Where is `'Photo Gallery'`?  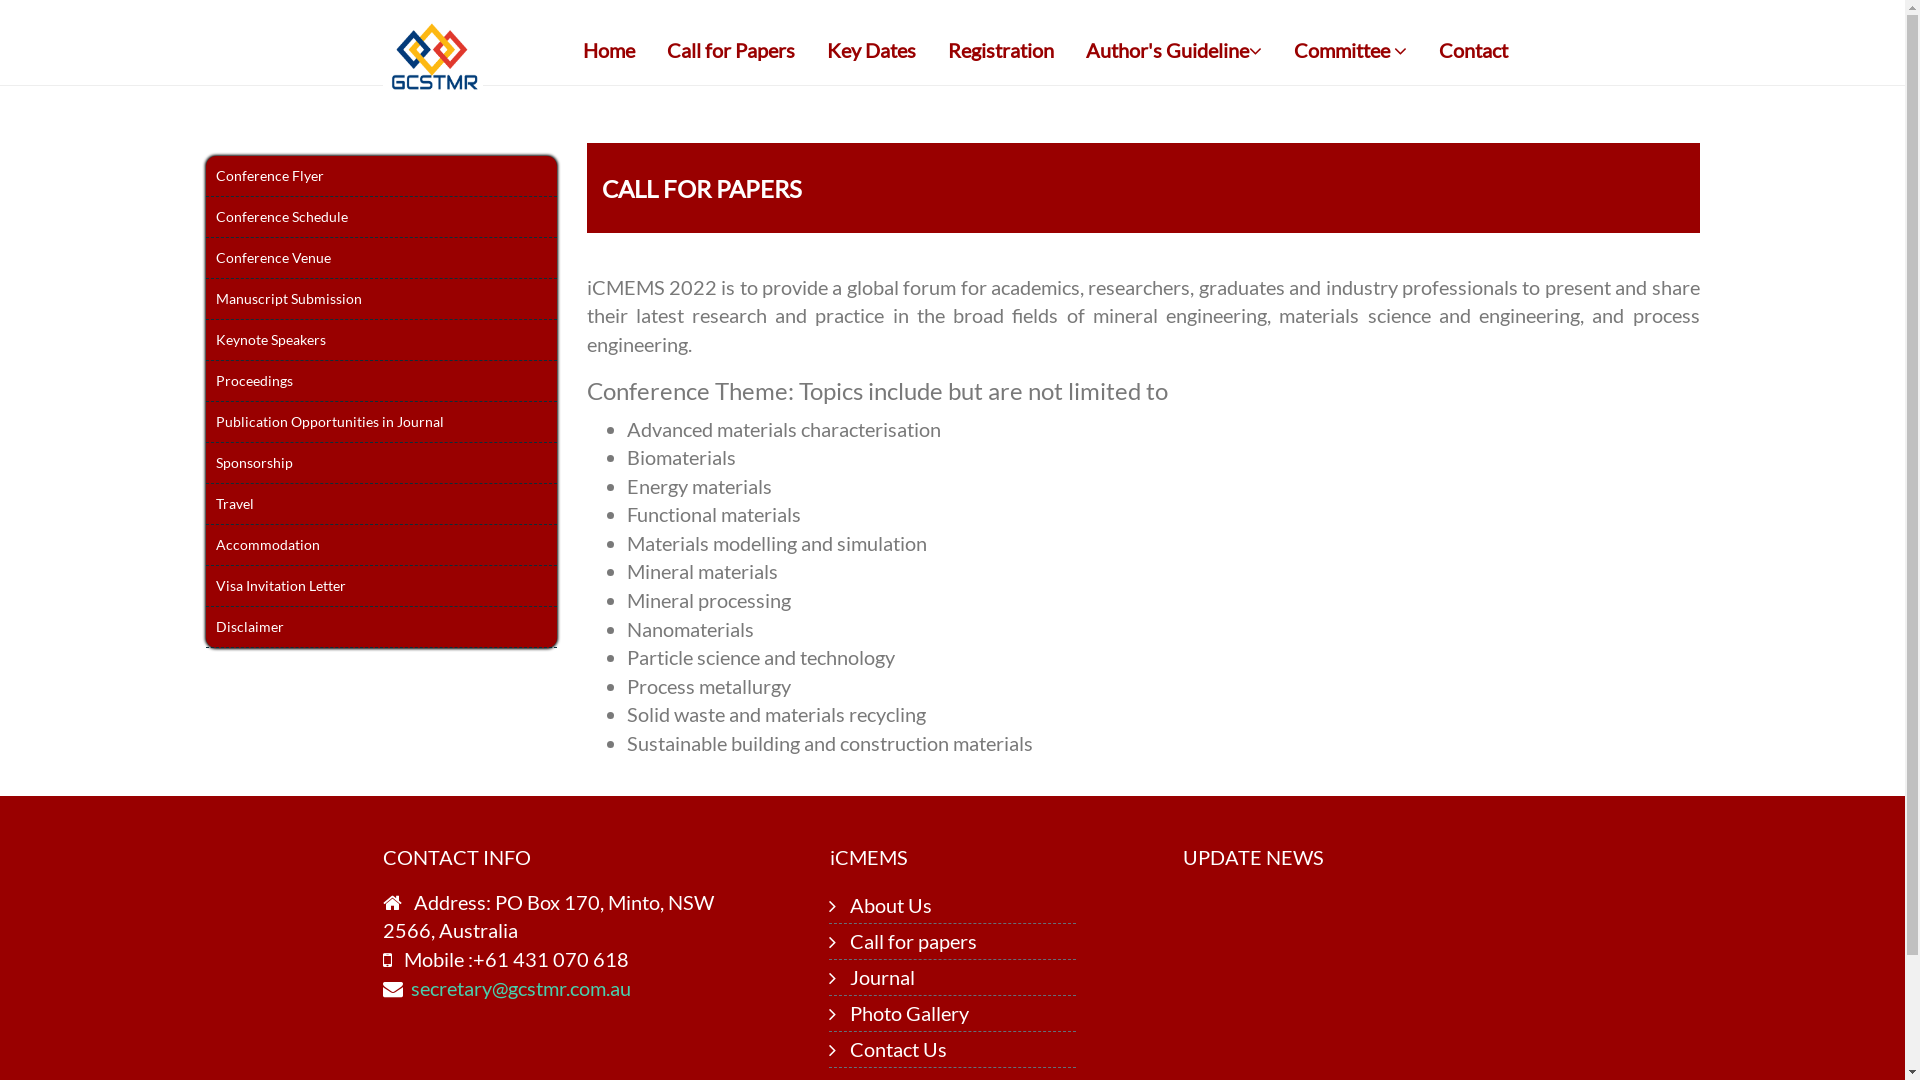 'Photo Gallery' is located at coordinates (908, 1013).